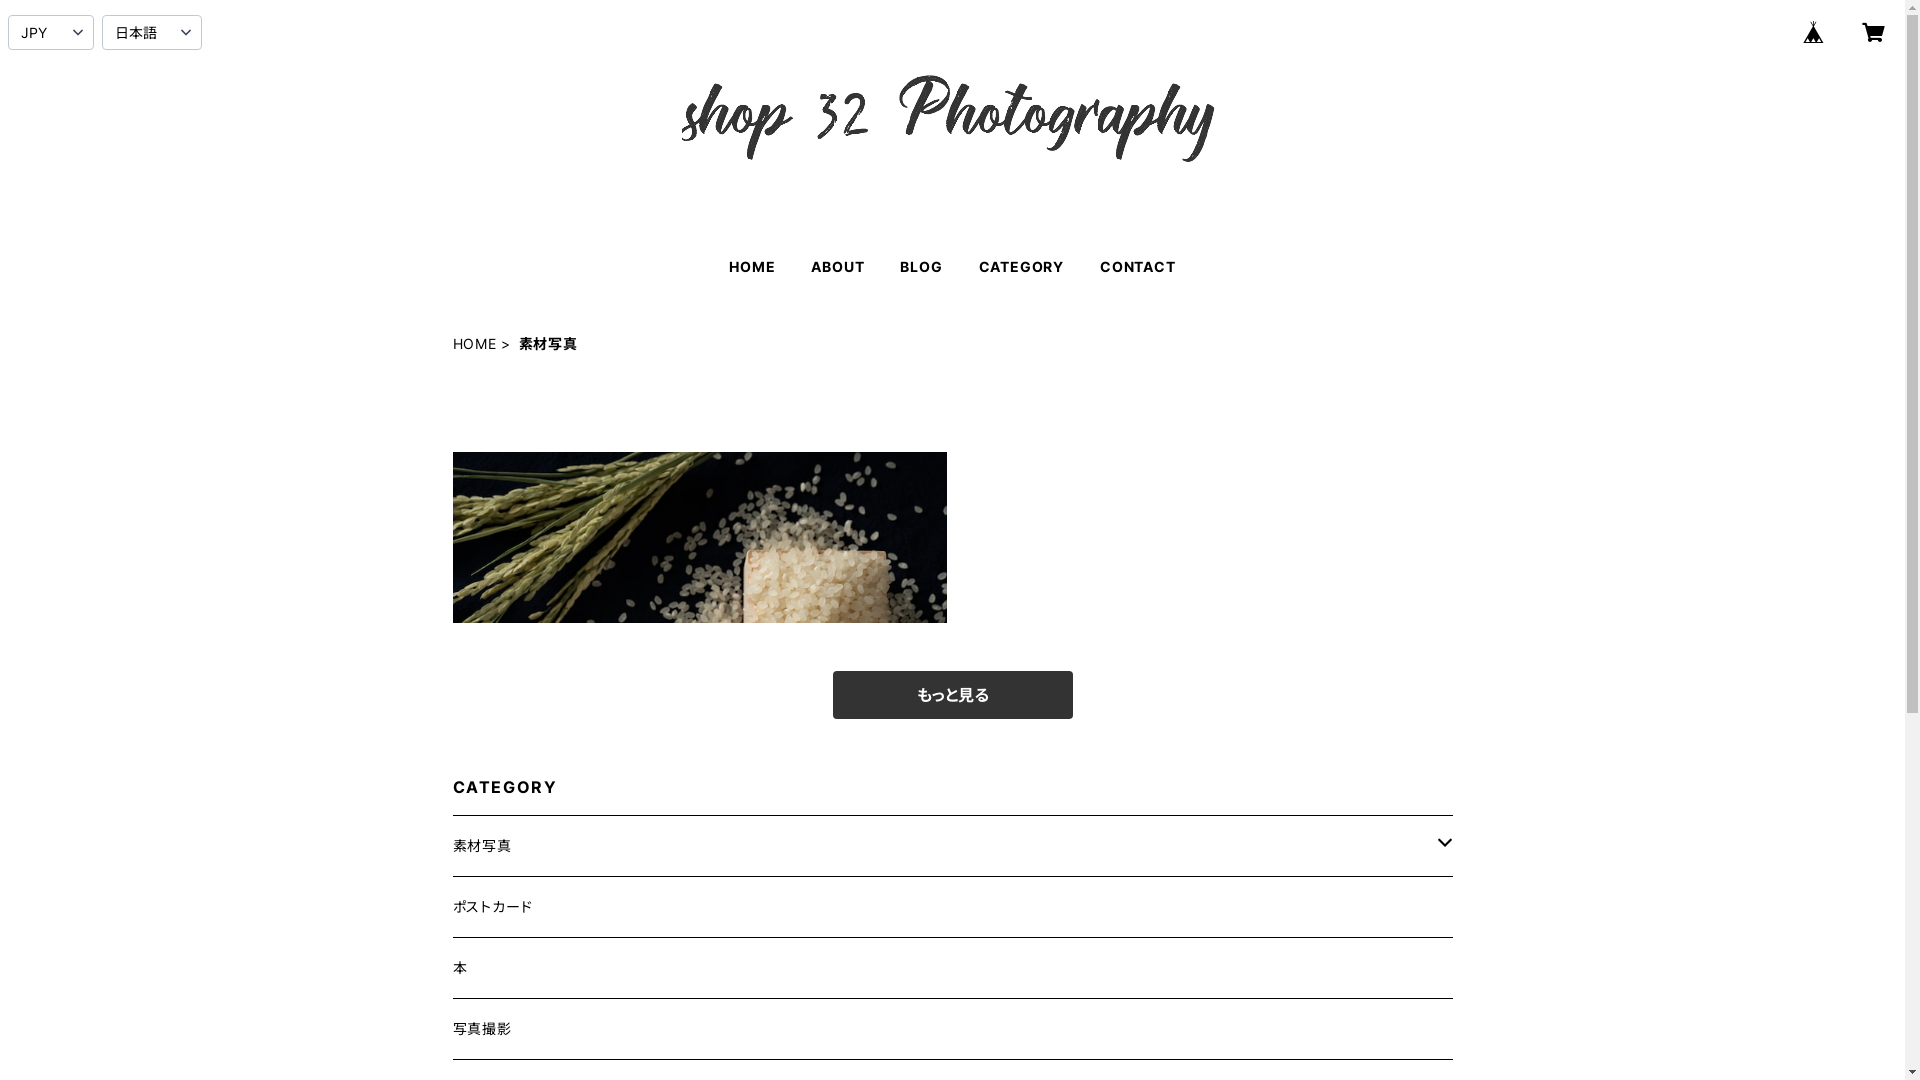 This screenshot has height=1080, width=1920. Describe the element at coordinates (473, 342) in the screenshot. I see `'HOME'` at that location.